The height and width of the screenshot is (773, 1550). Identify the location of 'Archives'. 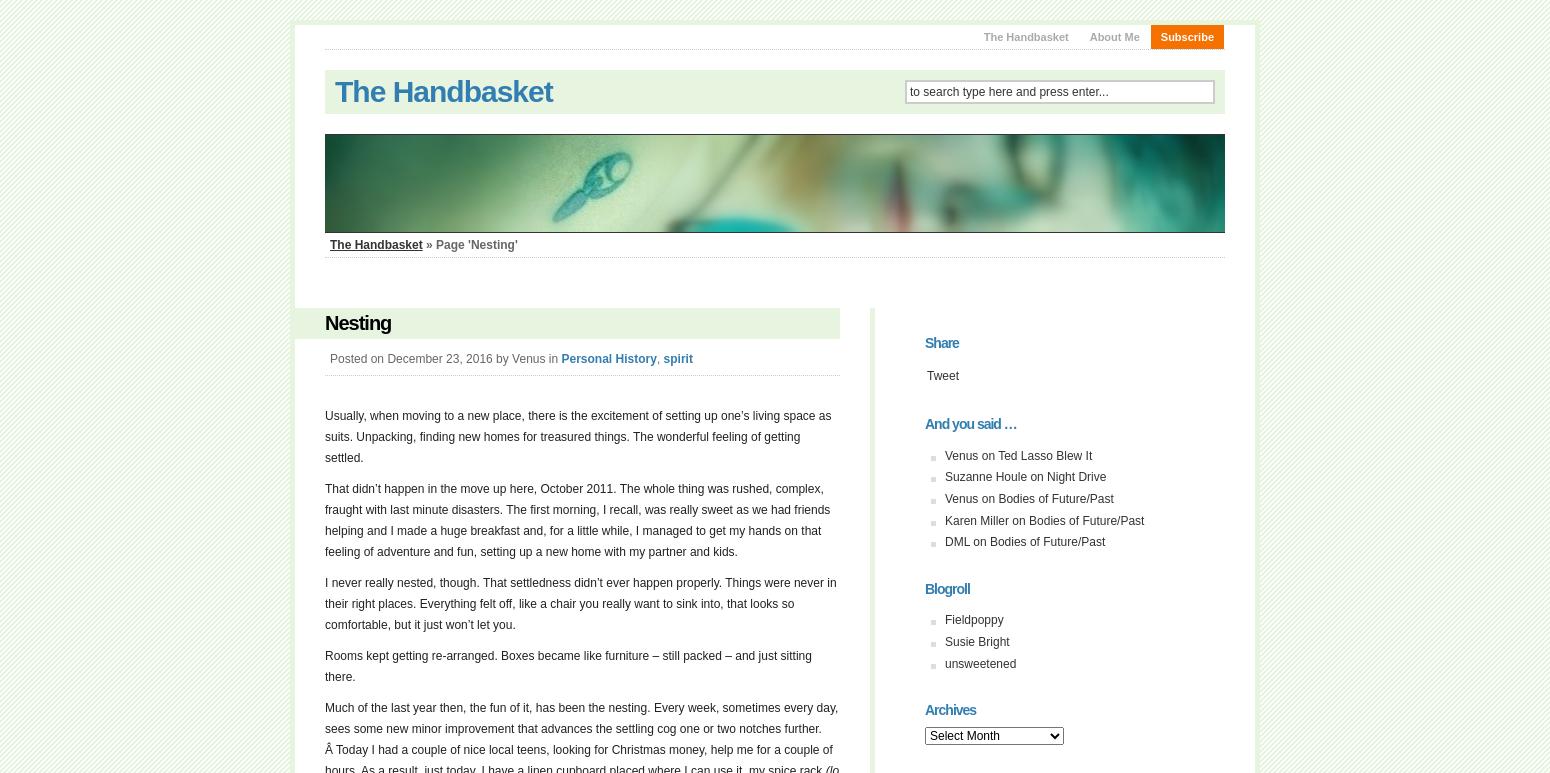
(949, 710).